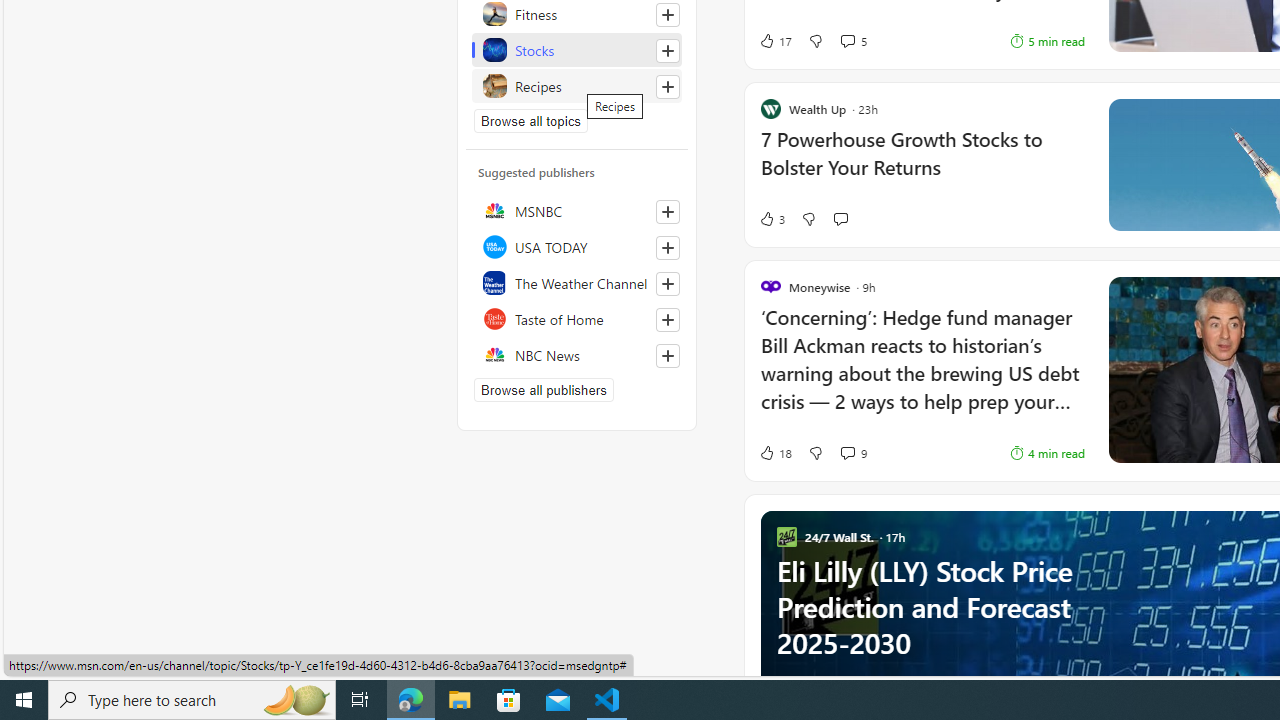  Describe the element at coordinates (576, 85) in the screenshot. I see `'Recipes'` at that location.